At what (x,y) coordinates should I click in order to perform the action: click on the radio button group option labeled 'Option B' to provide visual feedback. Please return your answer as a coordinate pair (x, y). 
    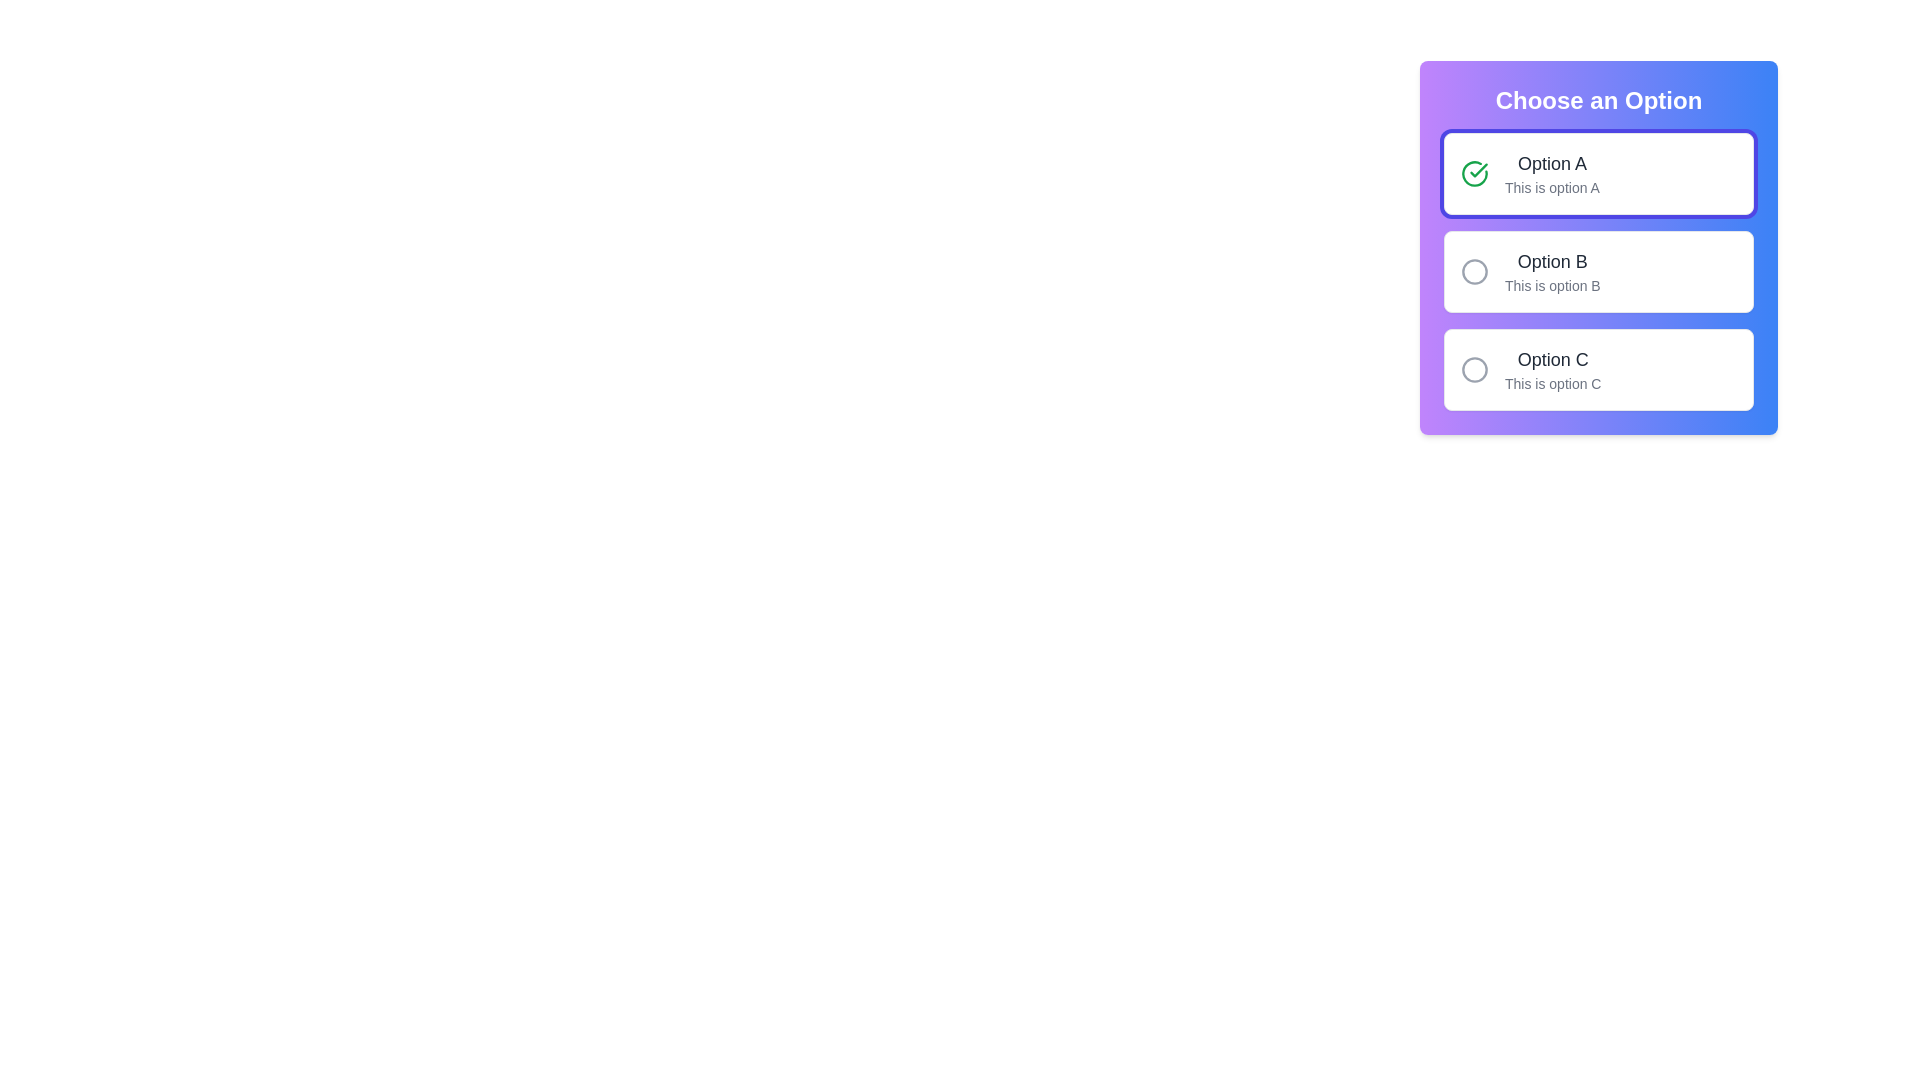
    Looking at the image, I should click on (1597, 272).